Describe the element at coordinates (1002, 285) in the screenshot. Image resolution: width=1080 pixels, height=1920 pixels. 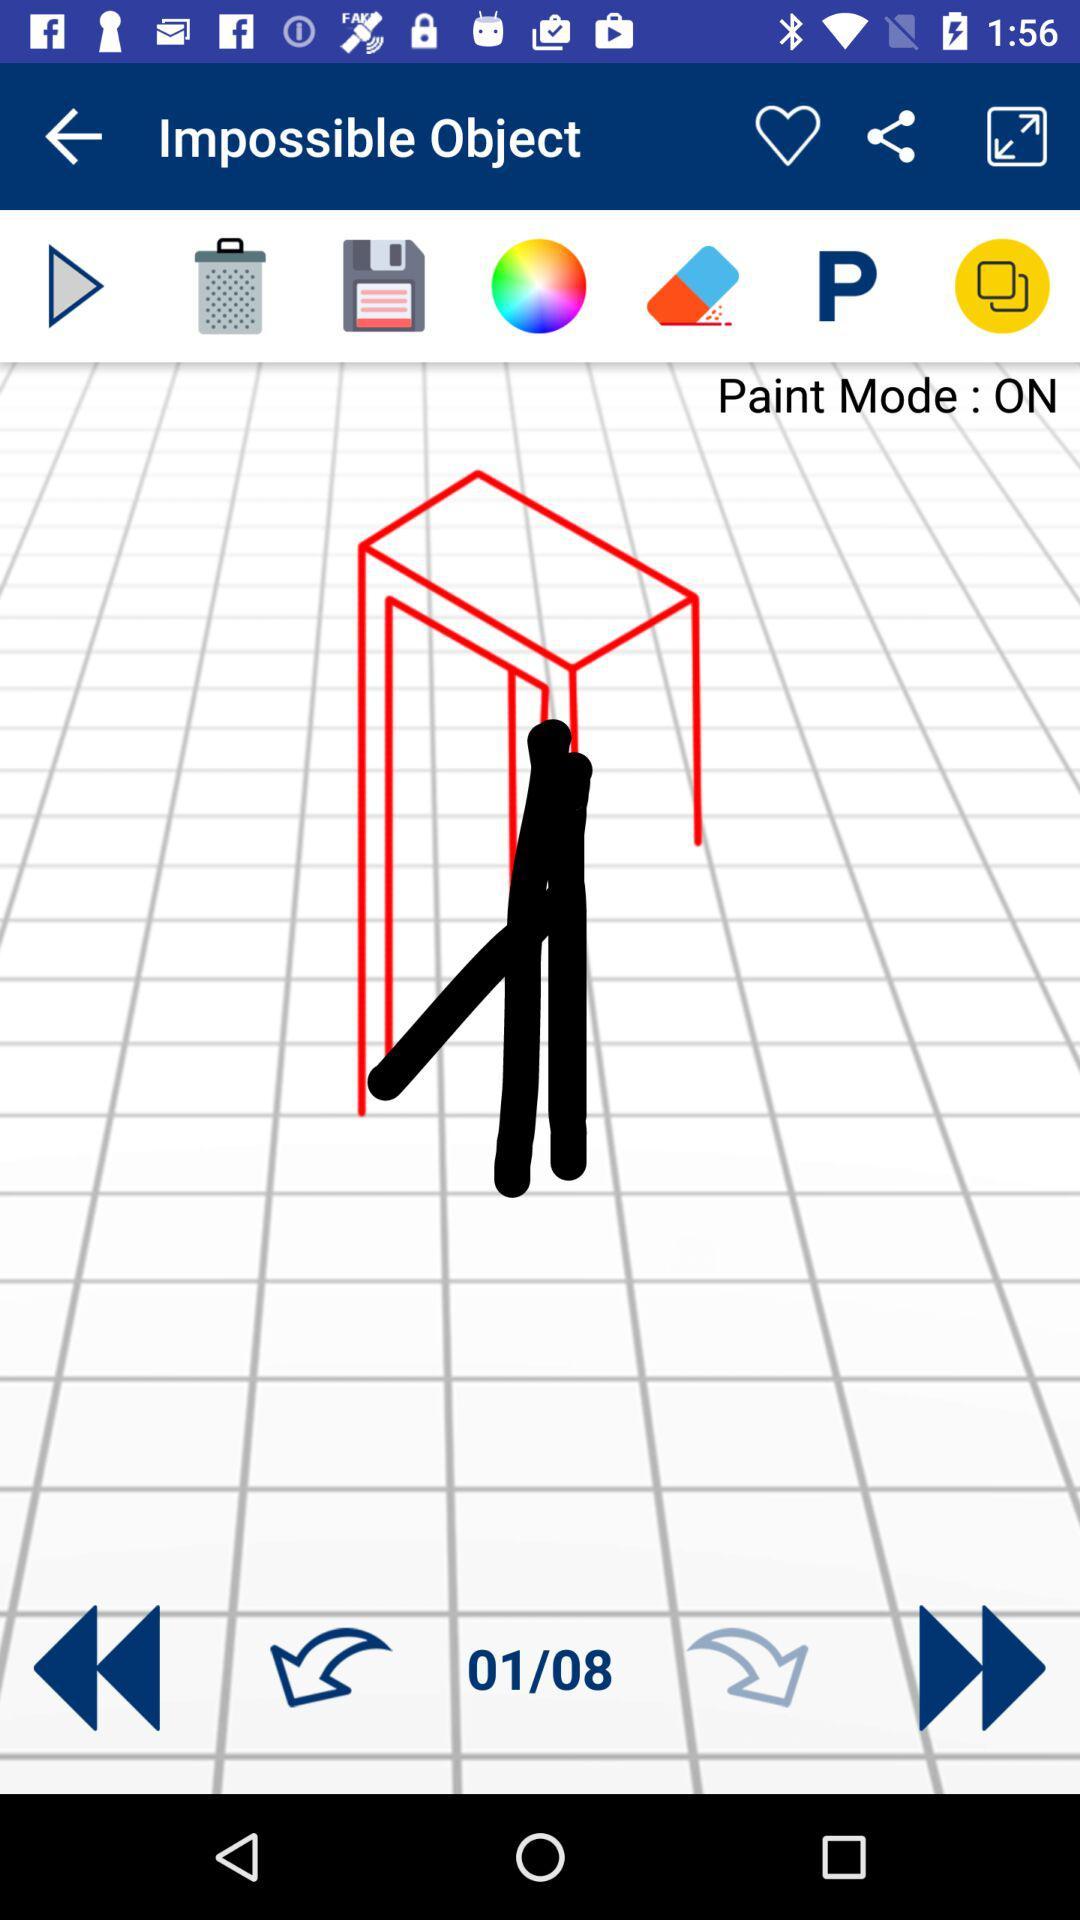
I see `the copy icon` at that location.